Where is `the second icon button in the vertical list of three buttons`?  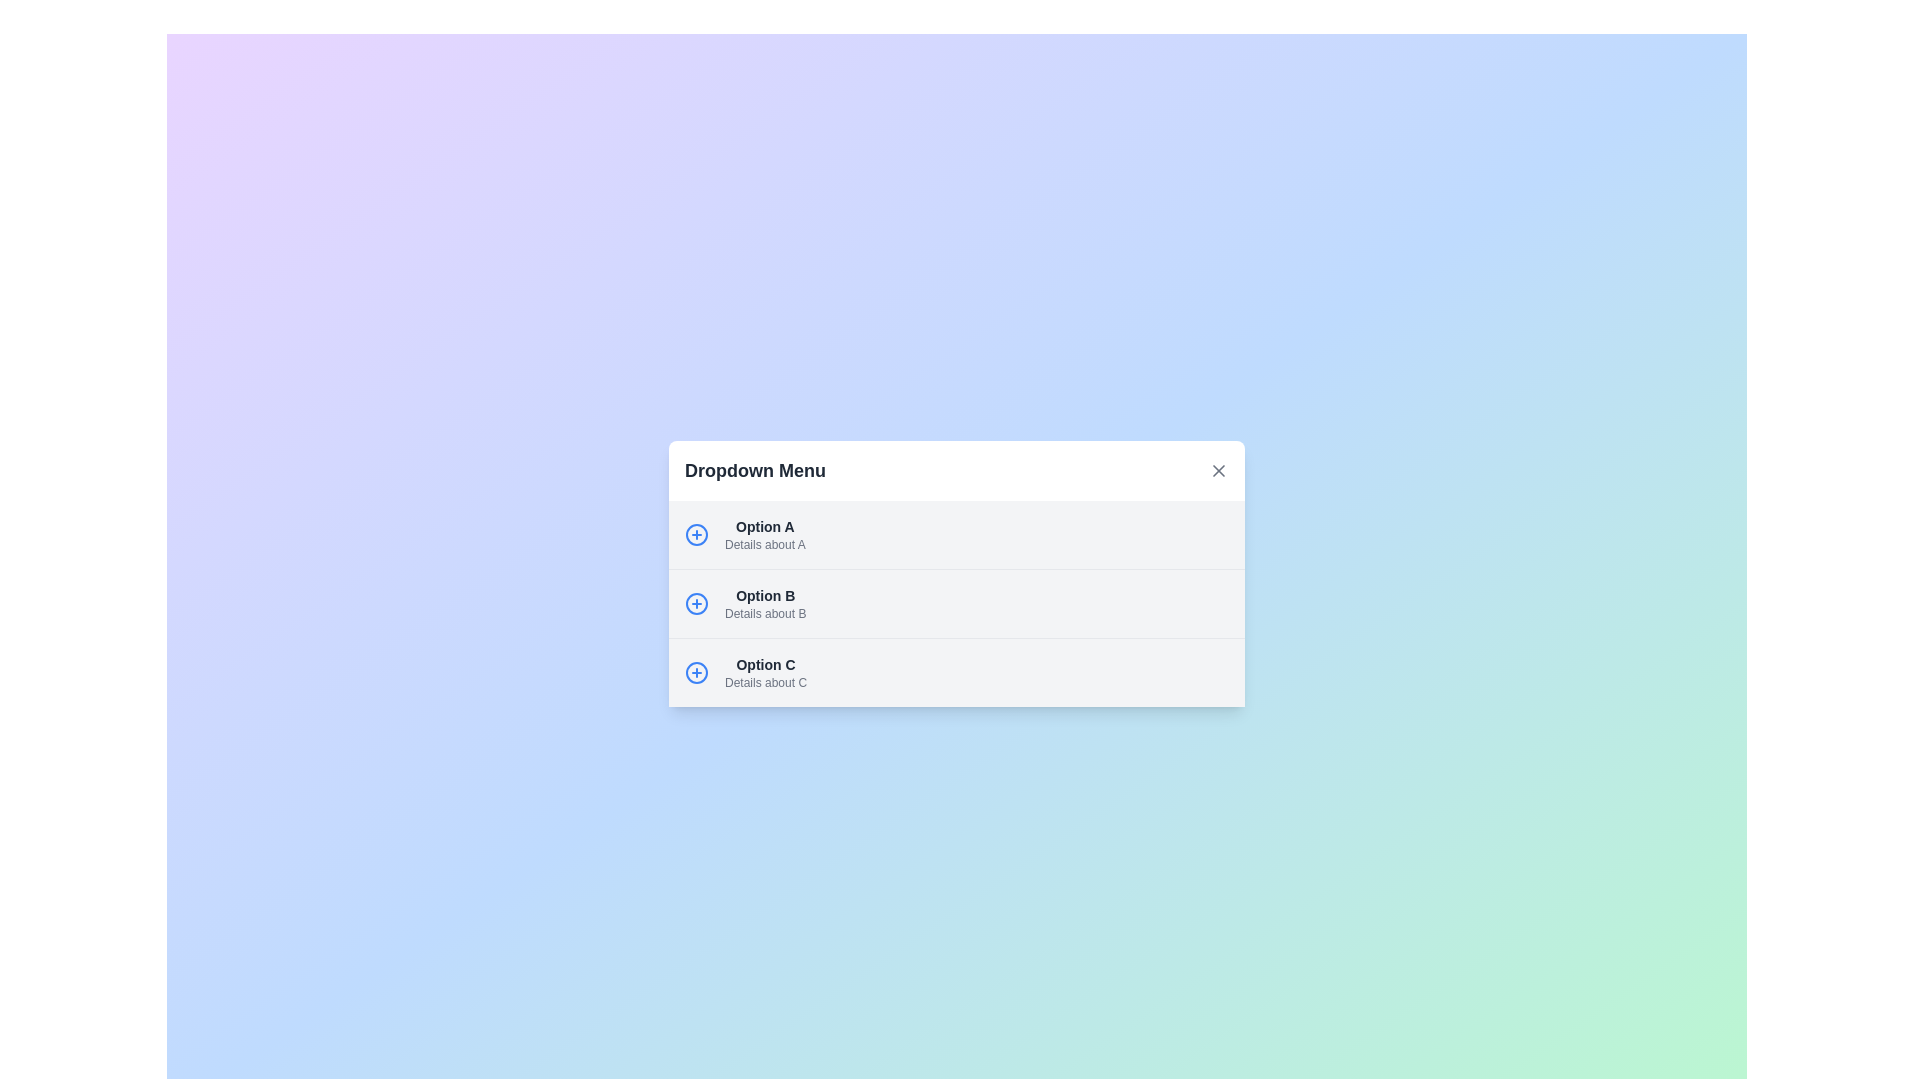
the second icon button in the vertical list of three buttons is located at coordinates (696, 603).